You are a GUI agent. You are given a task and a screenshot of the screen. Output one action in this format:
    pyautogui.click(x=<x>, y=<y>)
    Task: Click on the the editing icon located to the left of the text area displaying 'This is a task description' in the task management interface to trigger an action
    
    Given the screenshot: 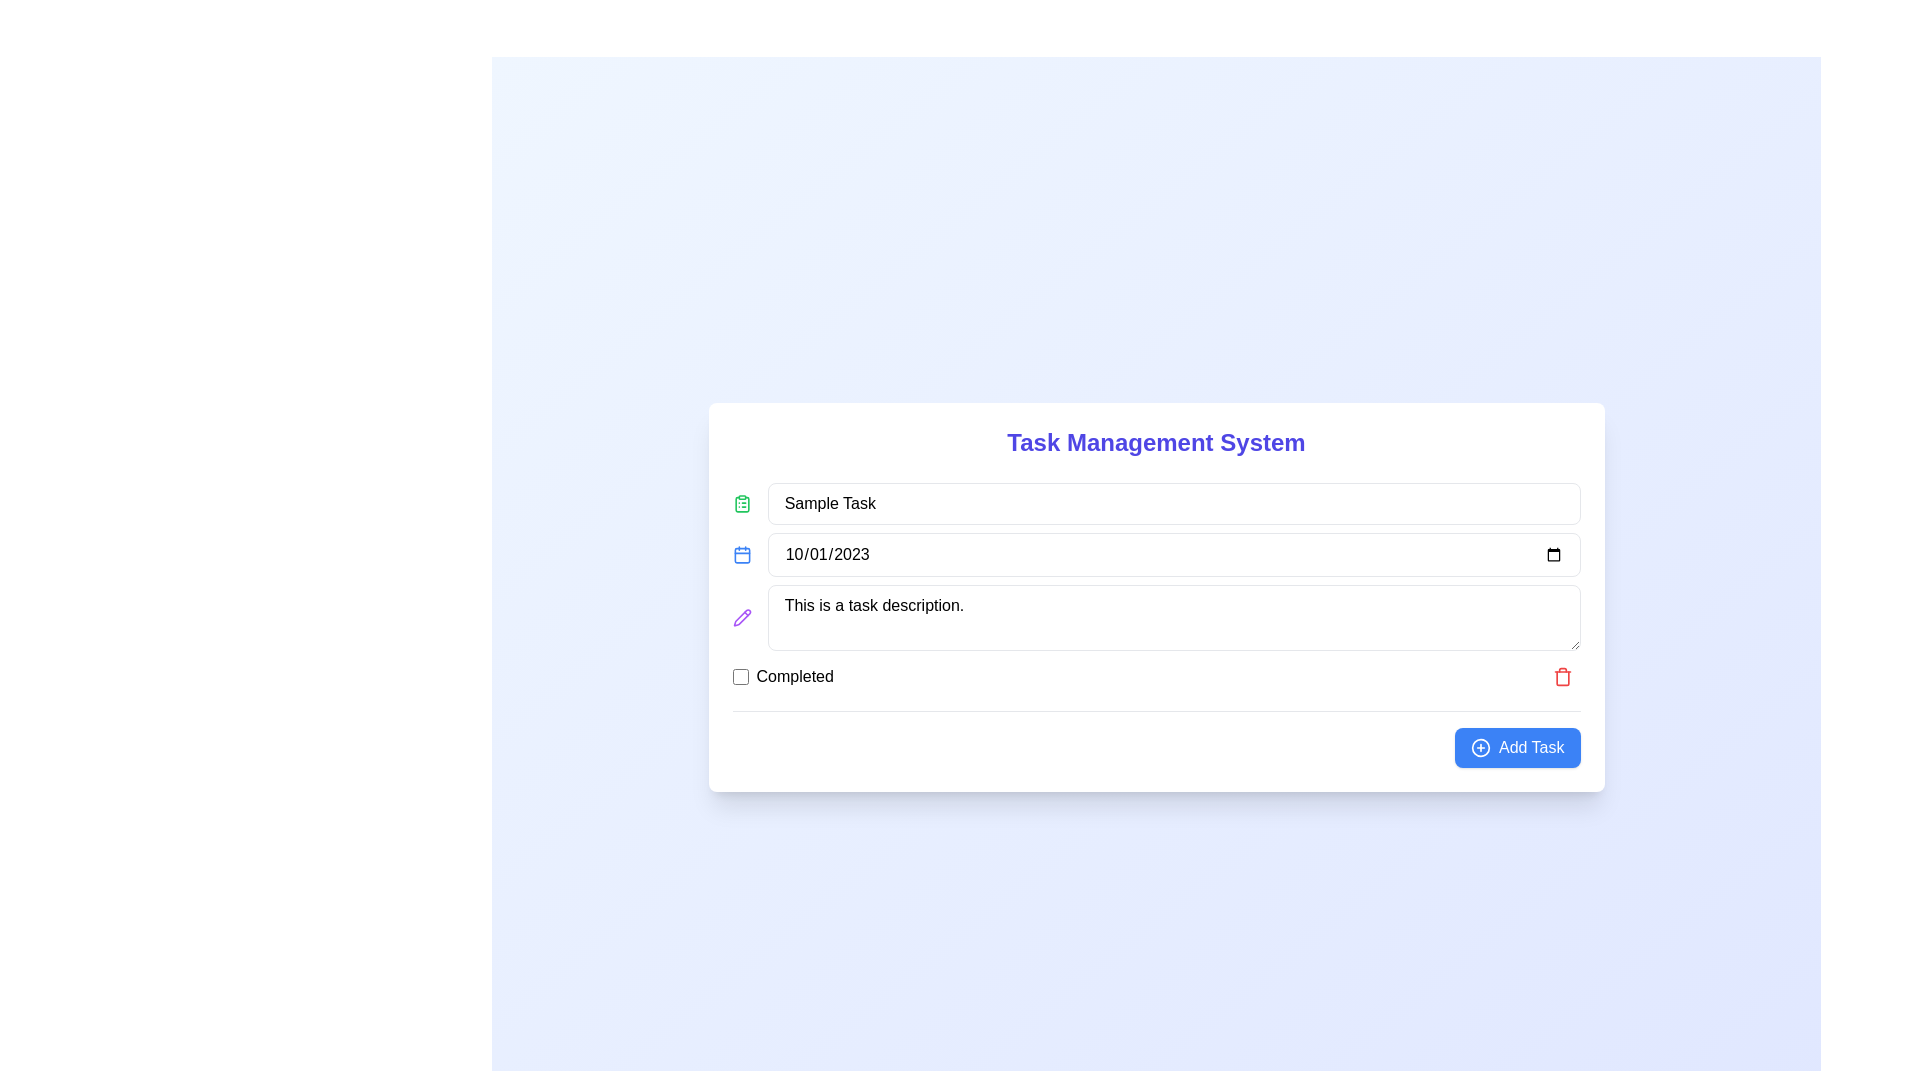 What is the action you would take?
    pyautogui.click(x=741, y=616)
    